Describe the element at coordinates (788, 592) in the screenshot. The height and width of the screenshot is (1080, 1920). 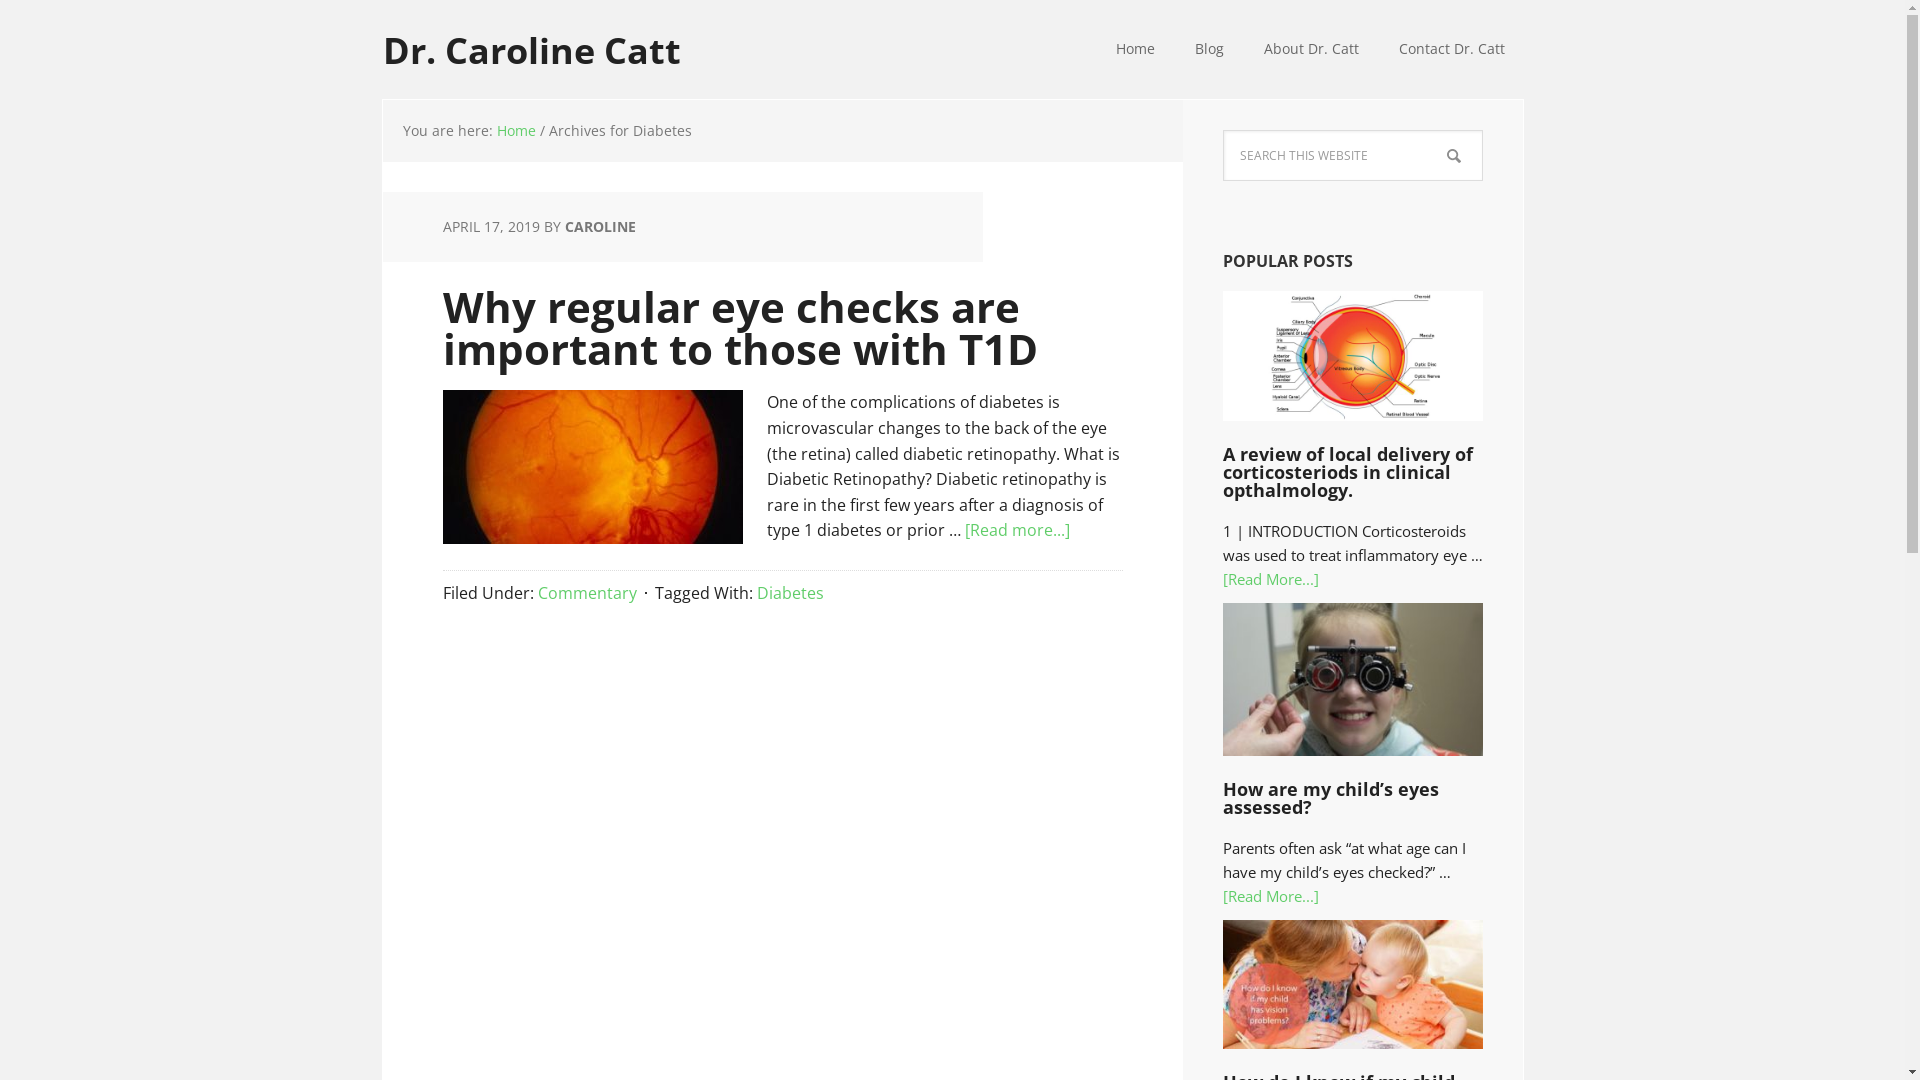
I see `'Diabetes'` at that location.